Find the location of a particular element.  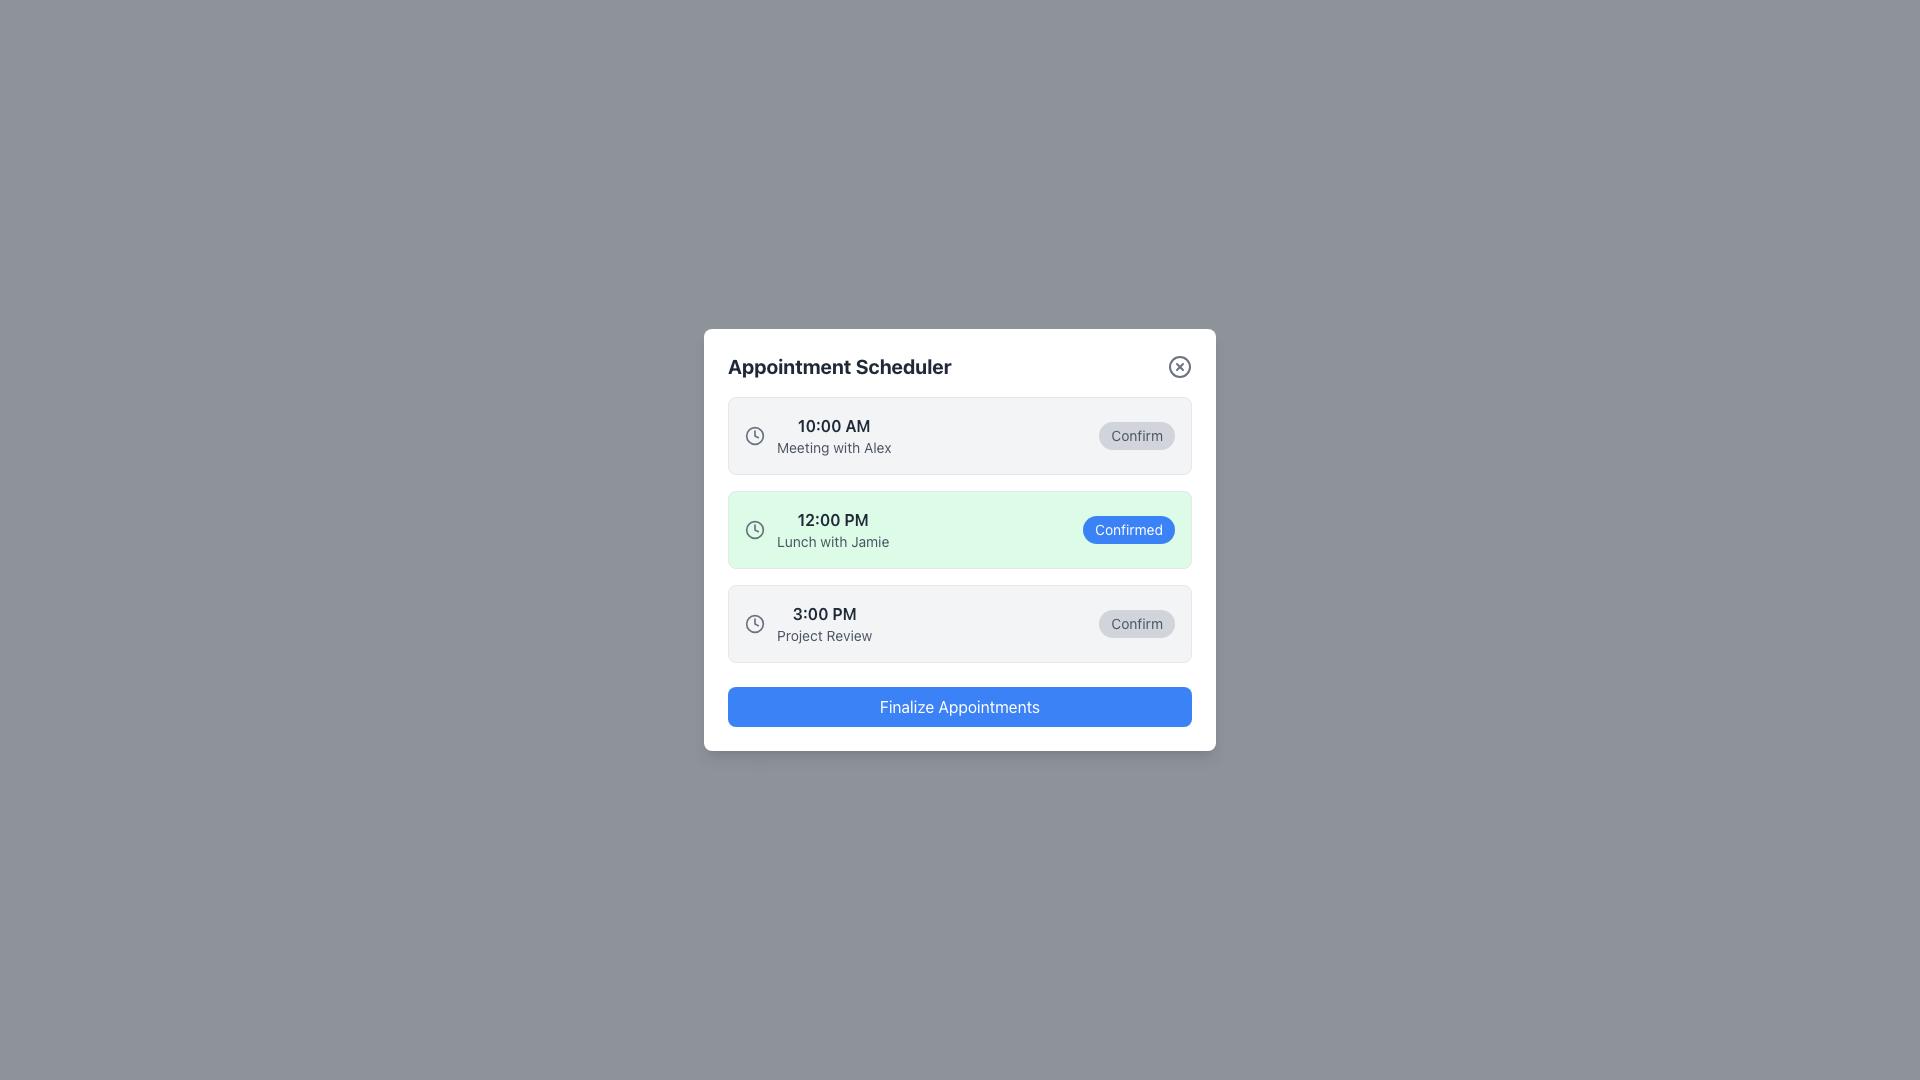

the appointment details card displaying the status 'Confirmed' within the 'Appointment Scheduler' modal is located at coordinates (960, 540).